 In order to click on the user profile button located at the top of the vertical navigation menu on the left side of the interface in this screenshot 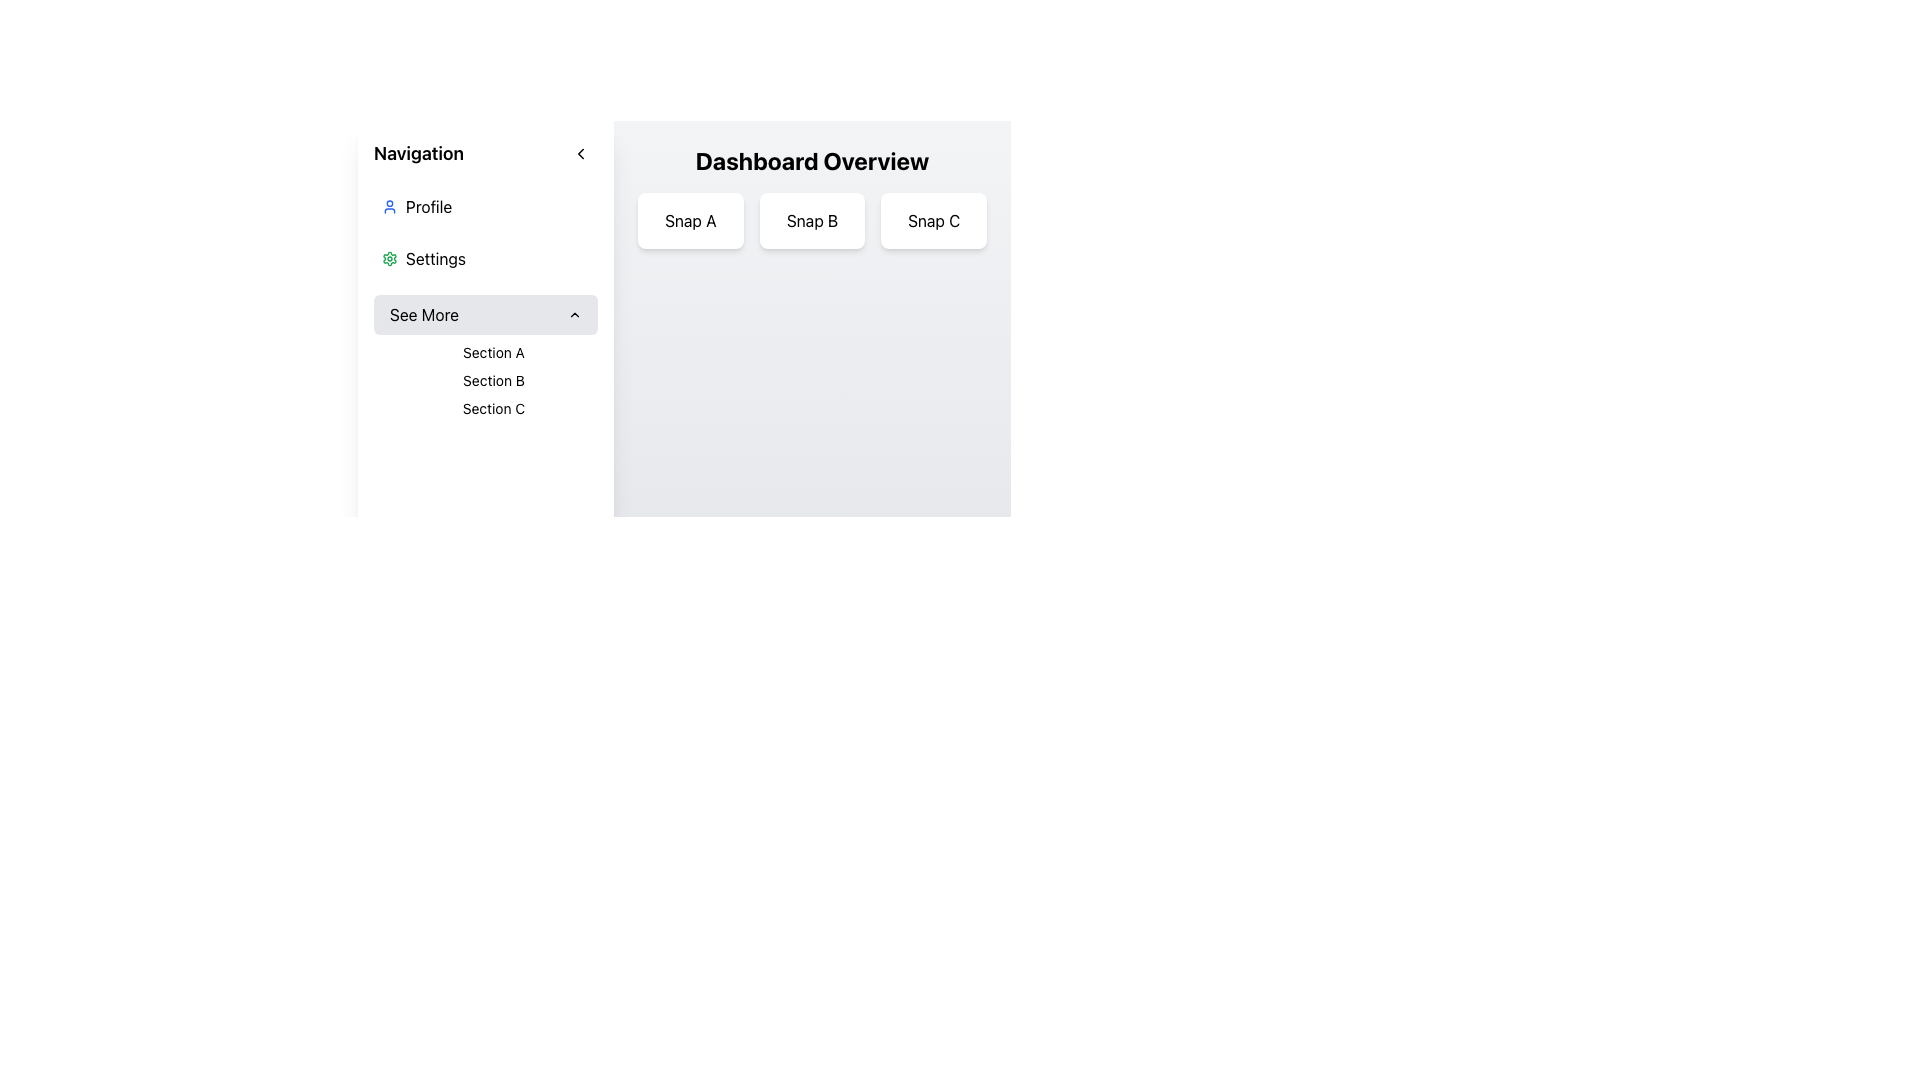, I will do `click(485, 207)`.